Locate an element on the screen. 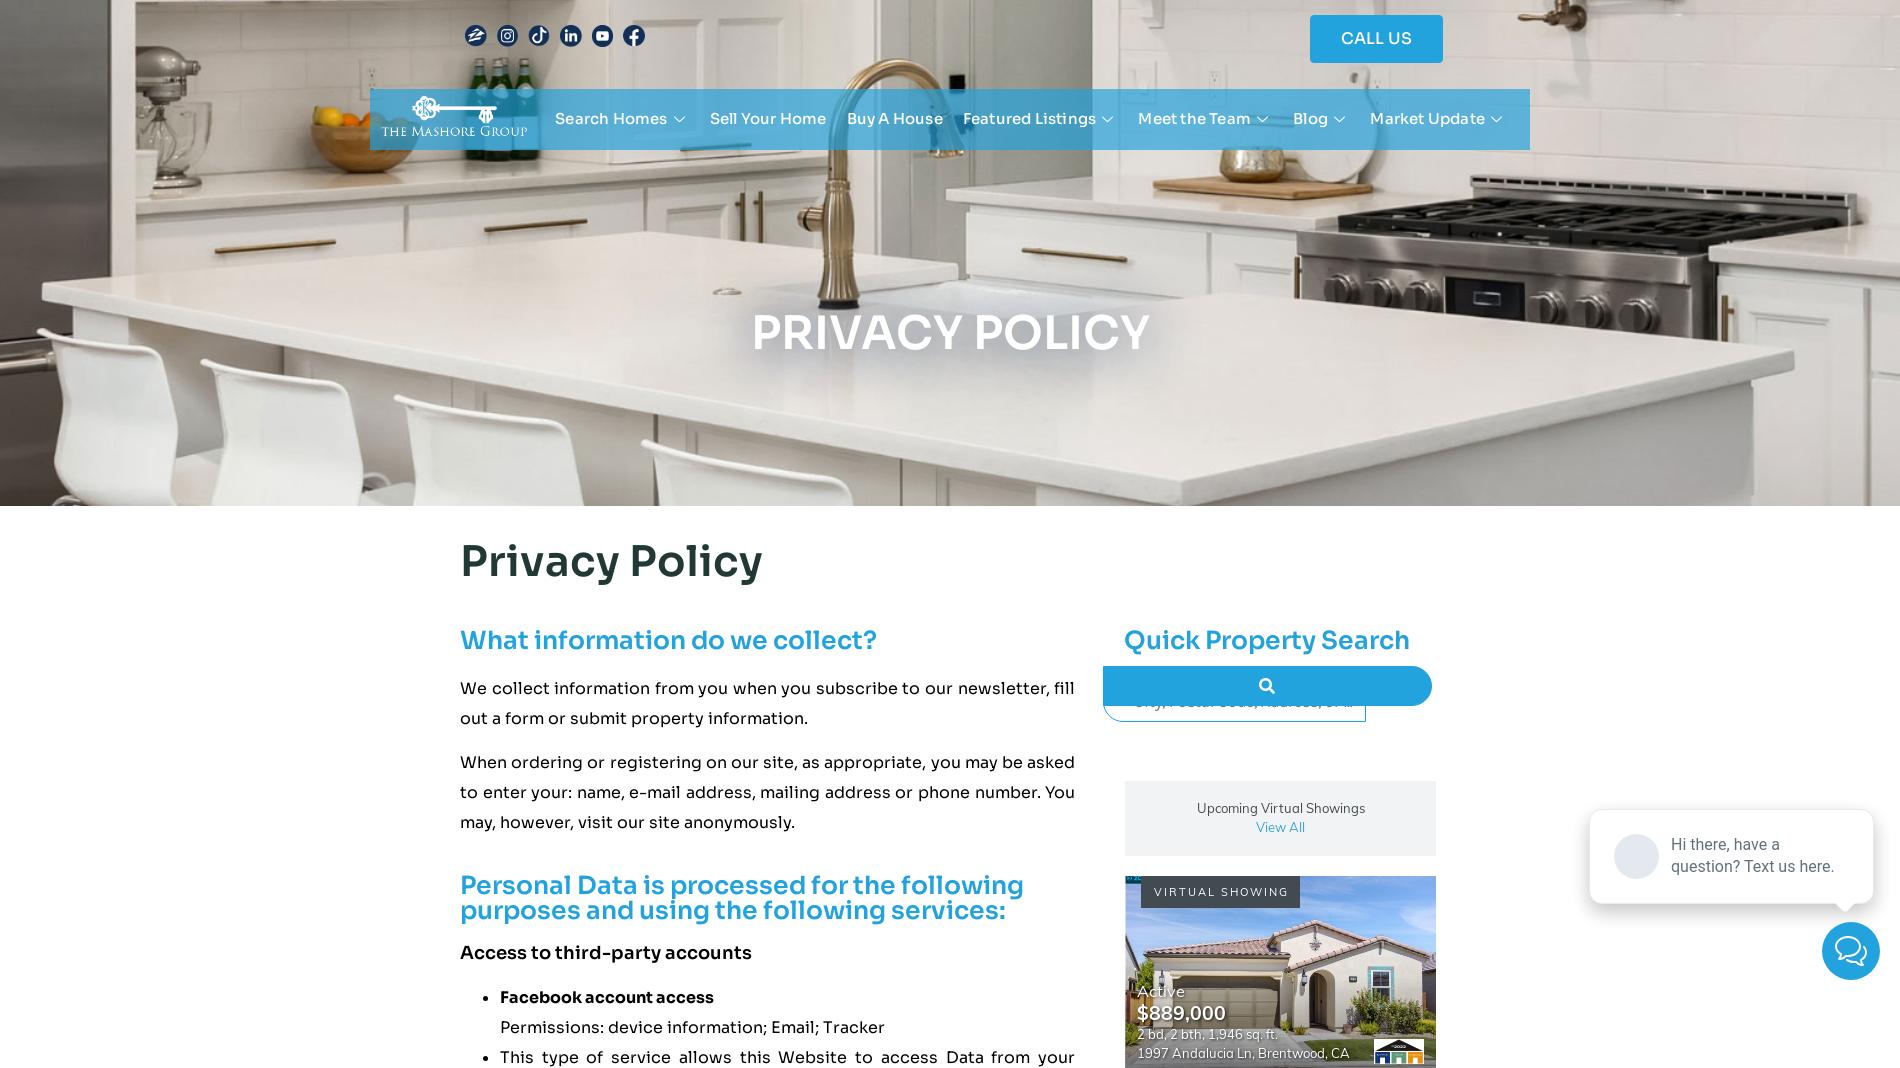 The height and width of the screenshot is (1068, 1900). 'What information do we collect?' is located at coordinates (458, 638).